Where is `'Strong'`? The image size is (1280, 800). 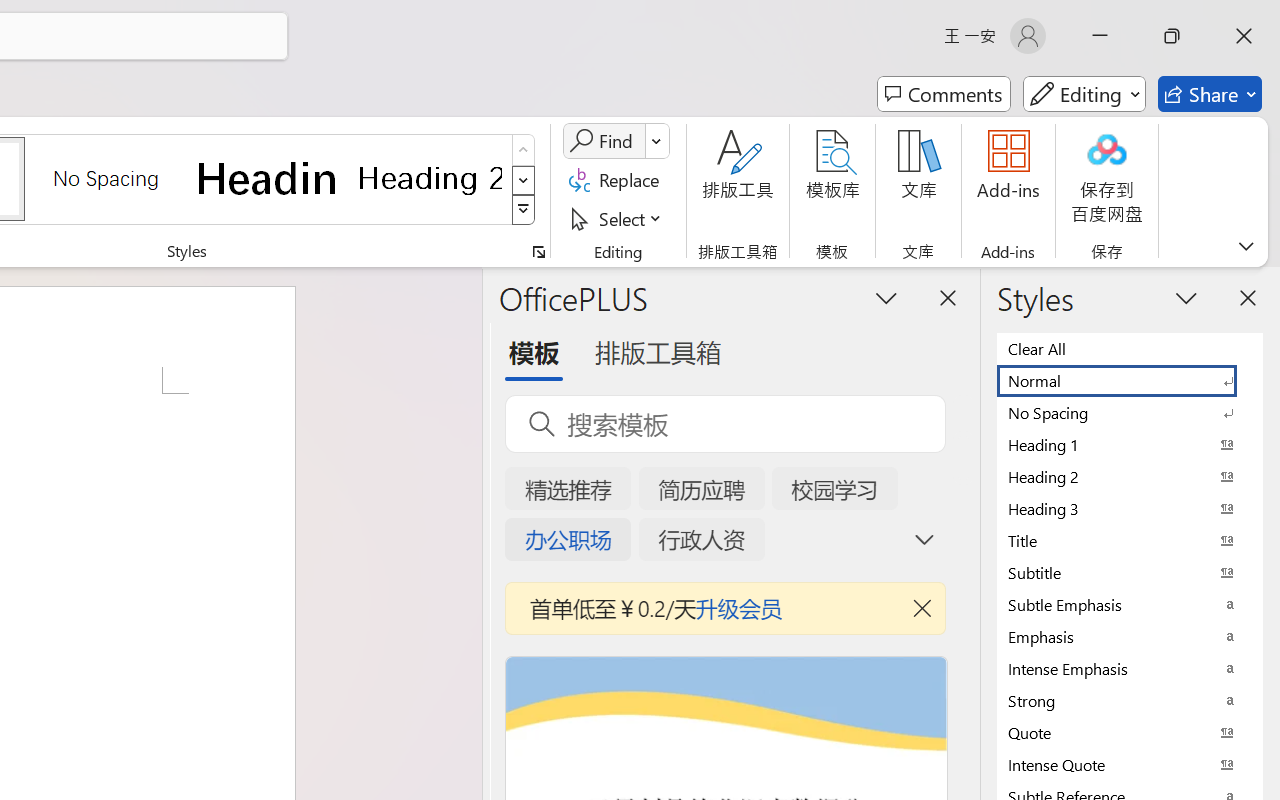
'Strong' is located at coordinates (1130, 700).